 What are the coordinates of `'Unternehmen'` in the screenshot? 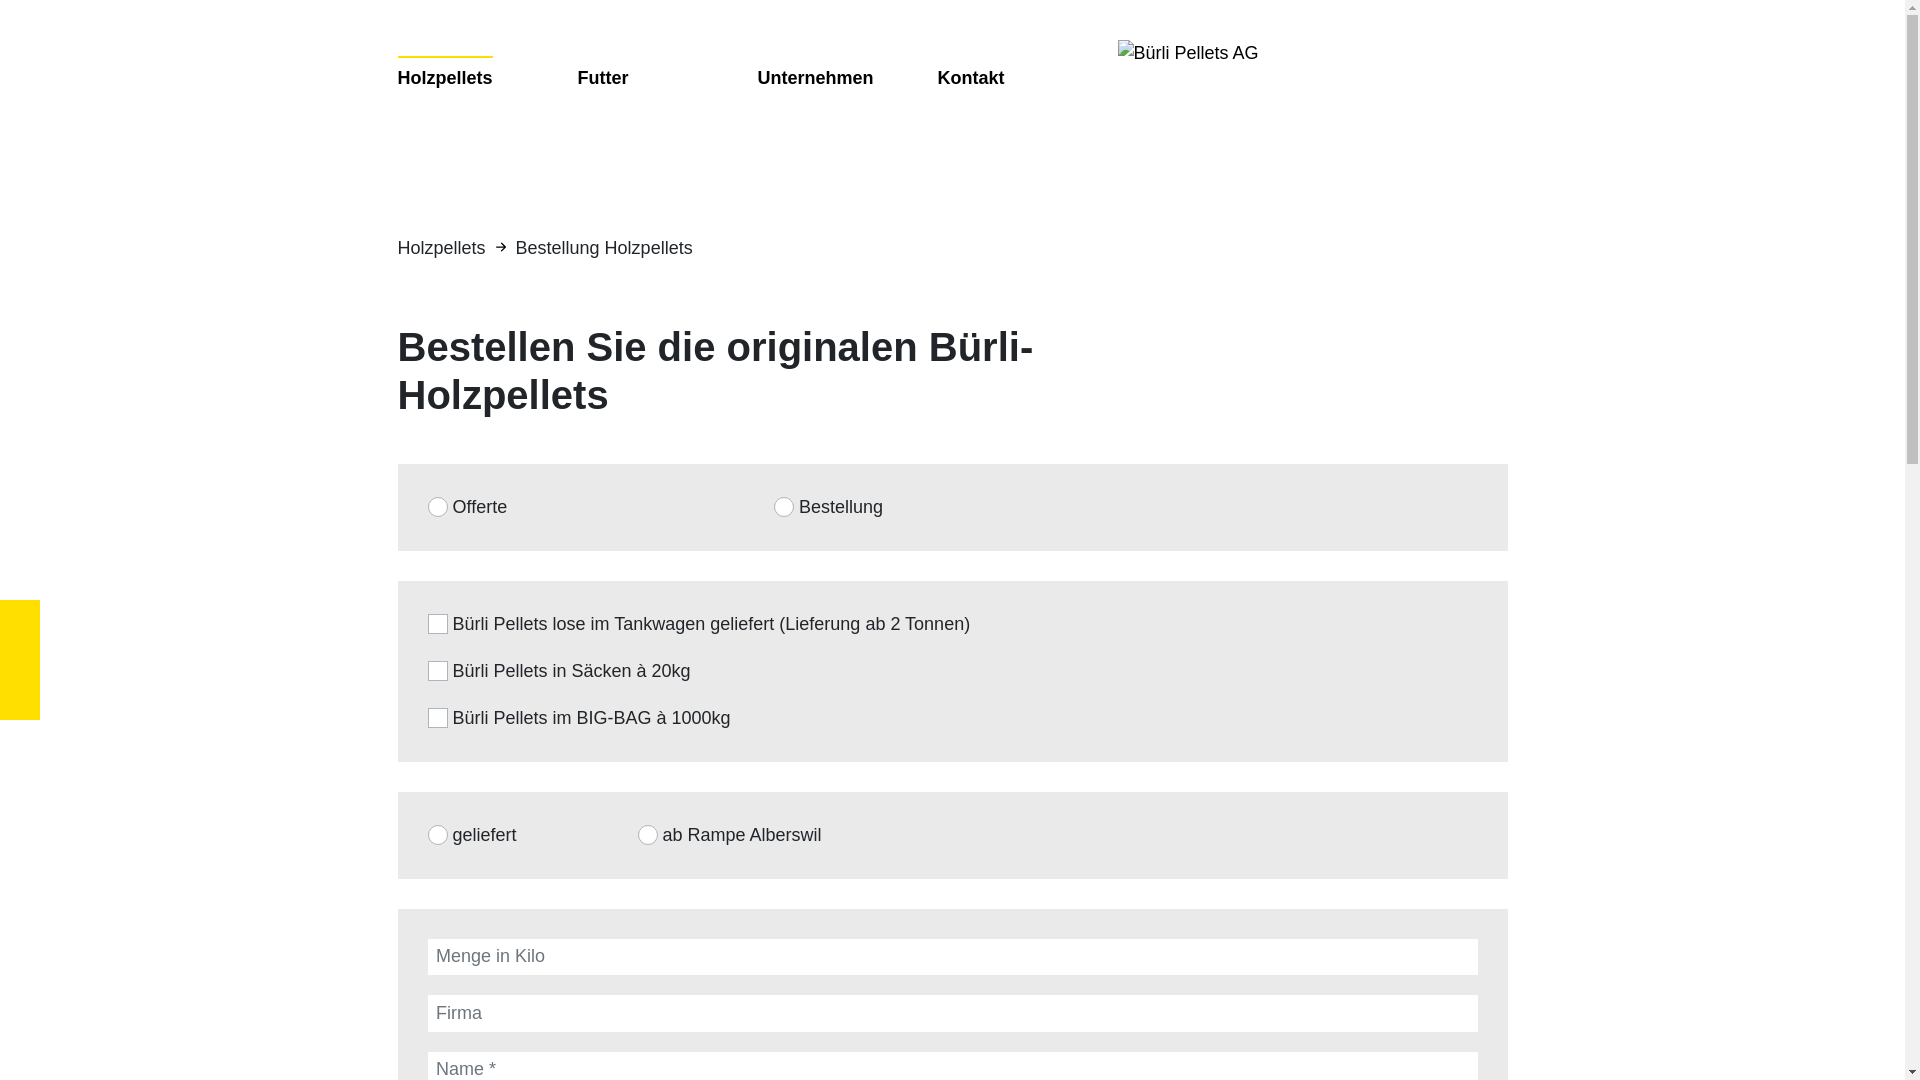 It's located at (757, 76).